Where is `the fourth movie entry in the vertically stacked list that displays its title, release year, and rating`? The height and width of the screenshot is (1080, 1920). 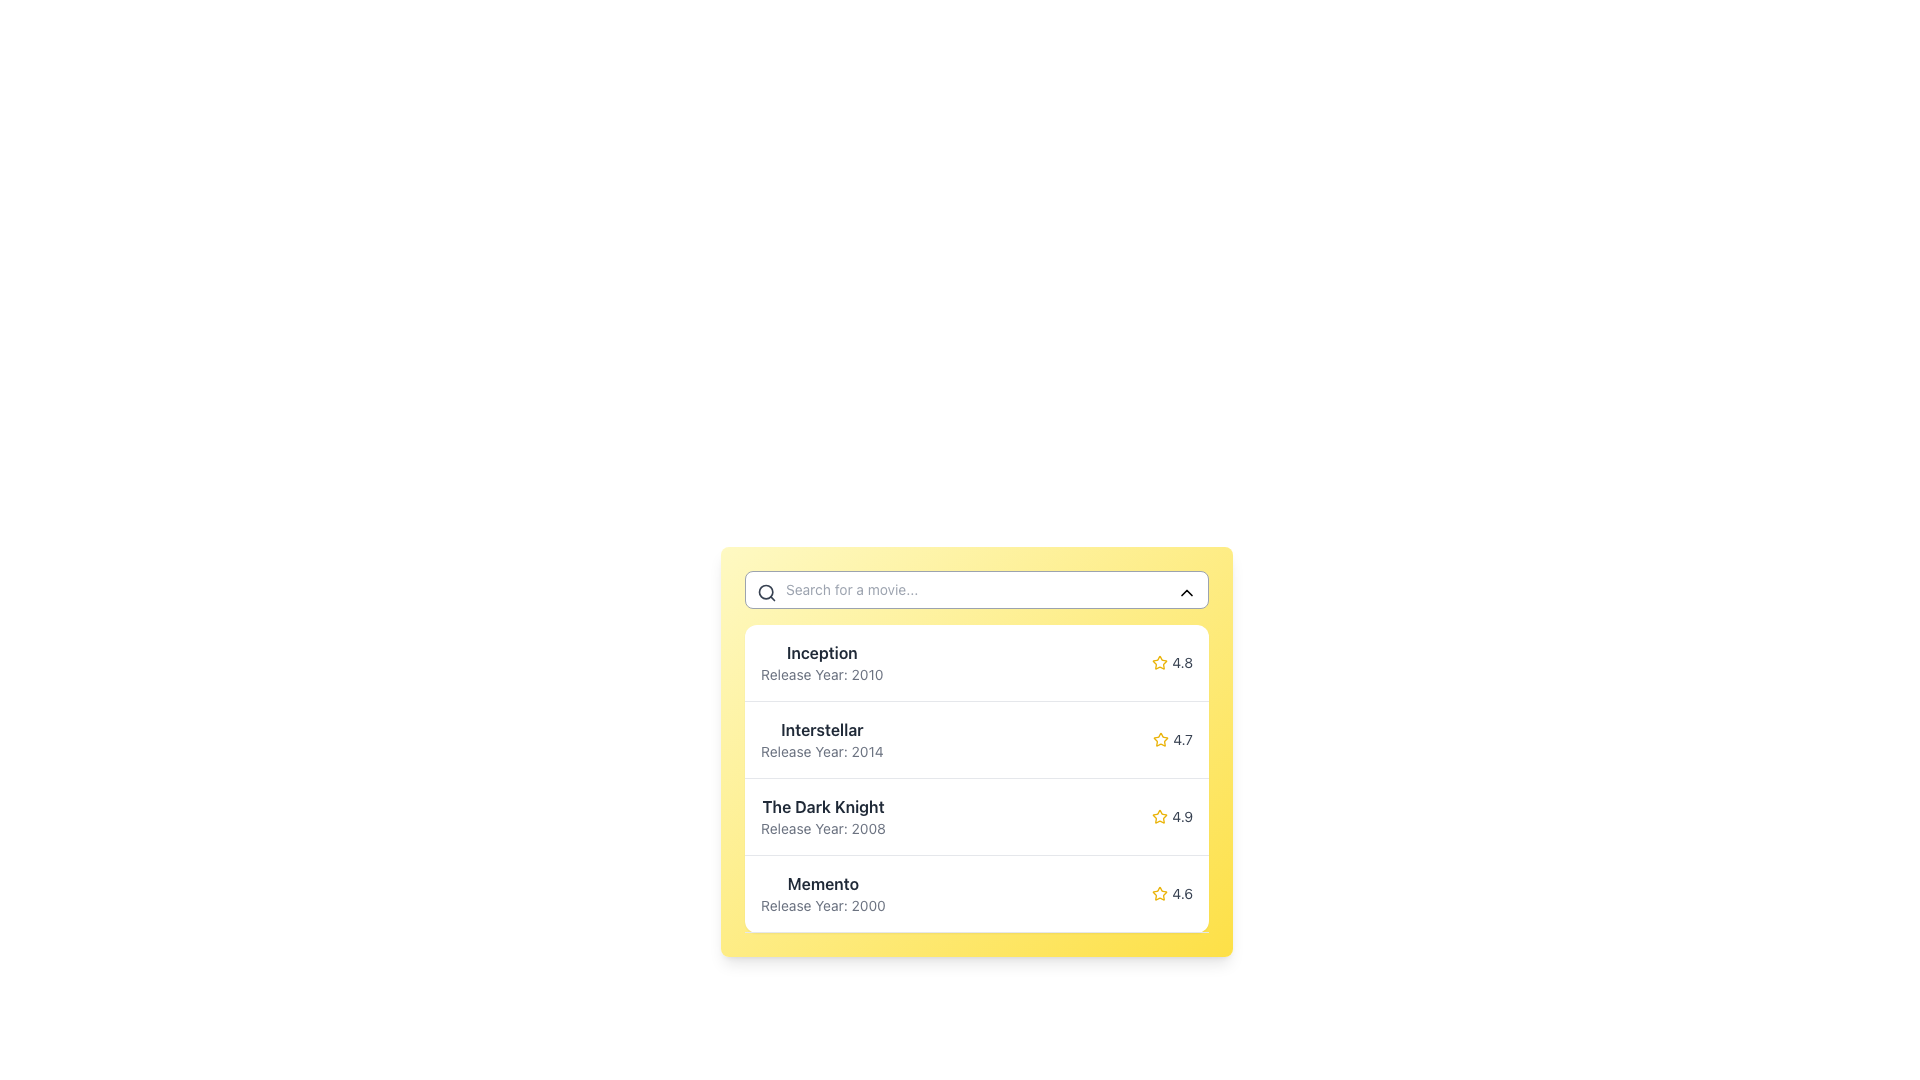
the fourth movie entry in the vertically stacked list that displays its title, release year, and rating is located at coordinates (977, 893).